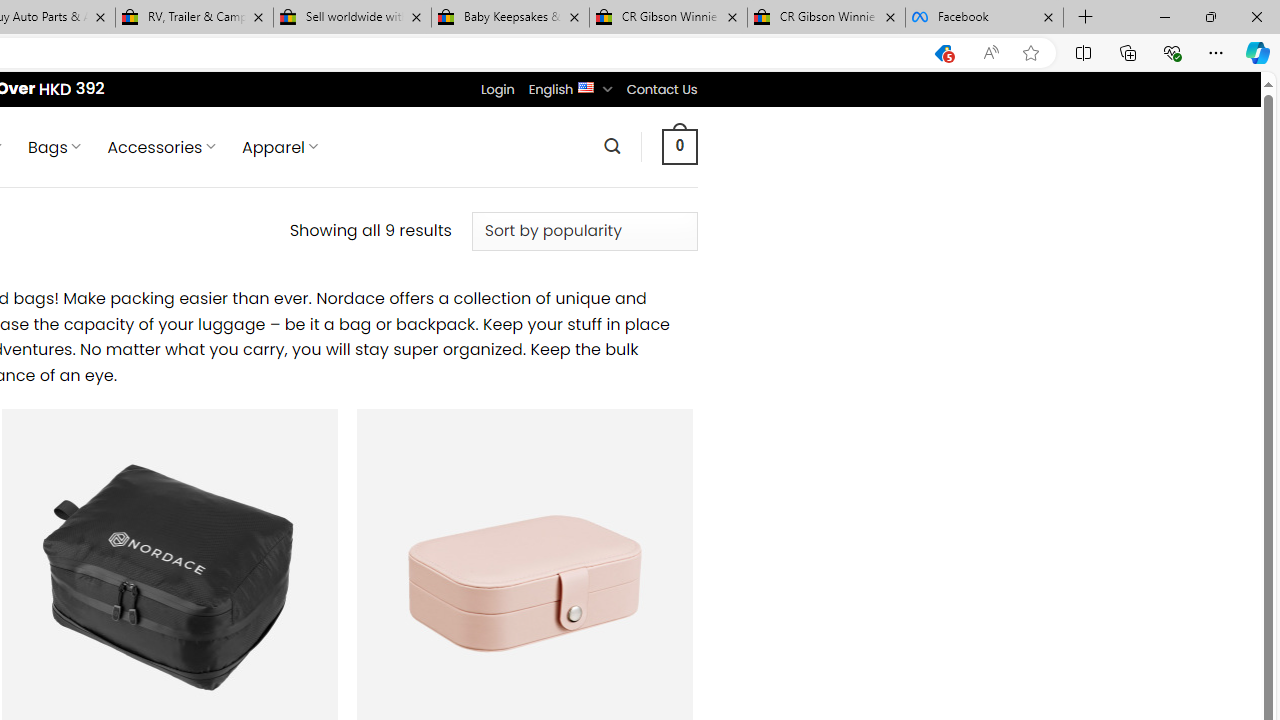 The width and height of the screenshot is (1280, 720). I want to click on 'Split screen', so click(1082, 51).